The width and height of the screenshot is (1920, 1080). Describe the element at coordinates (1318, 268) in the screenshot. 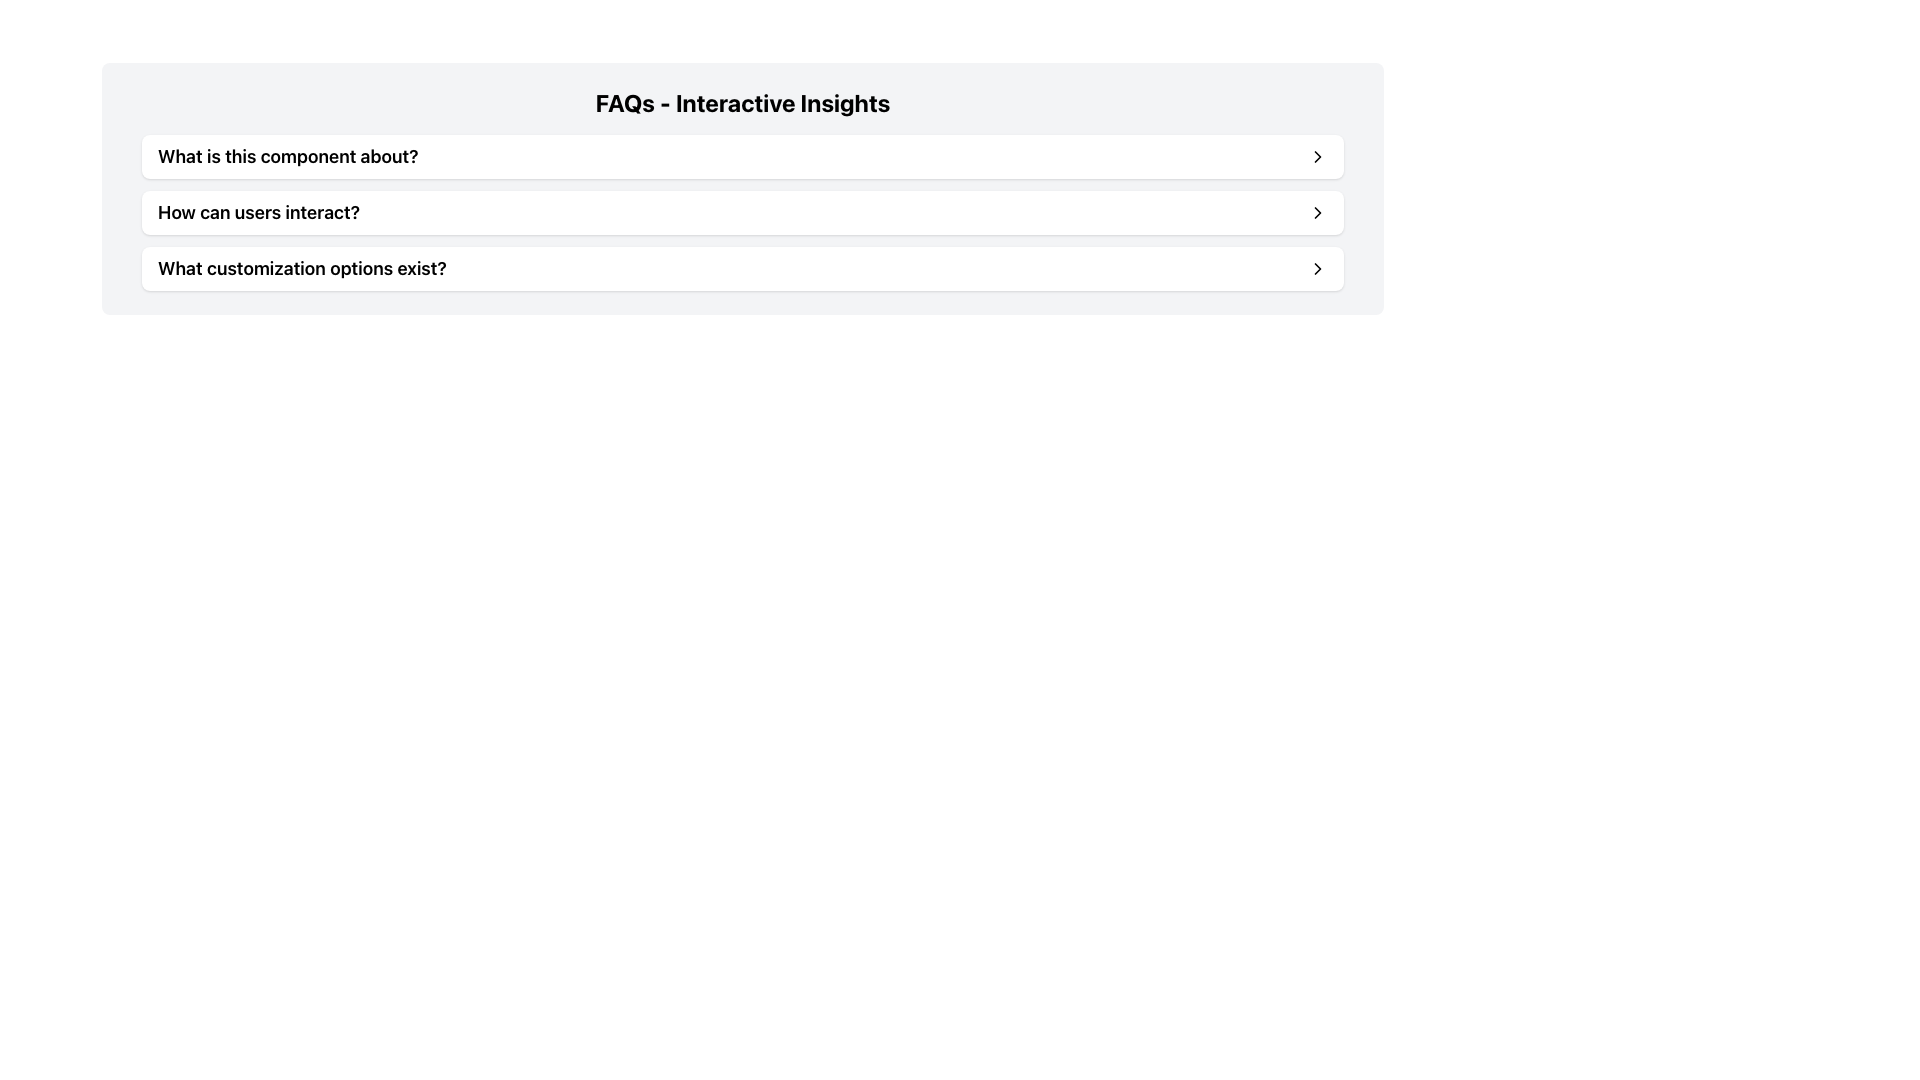

I see `the chevron icon on the right end of the row 'What customization options exist?'` at that location.